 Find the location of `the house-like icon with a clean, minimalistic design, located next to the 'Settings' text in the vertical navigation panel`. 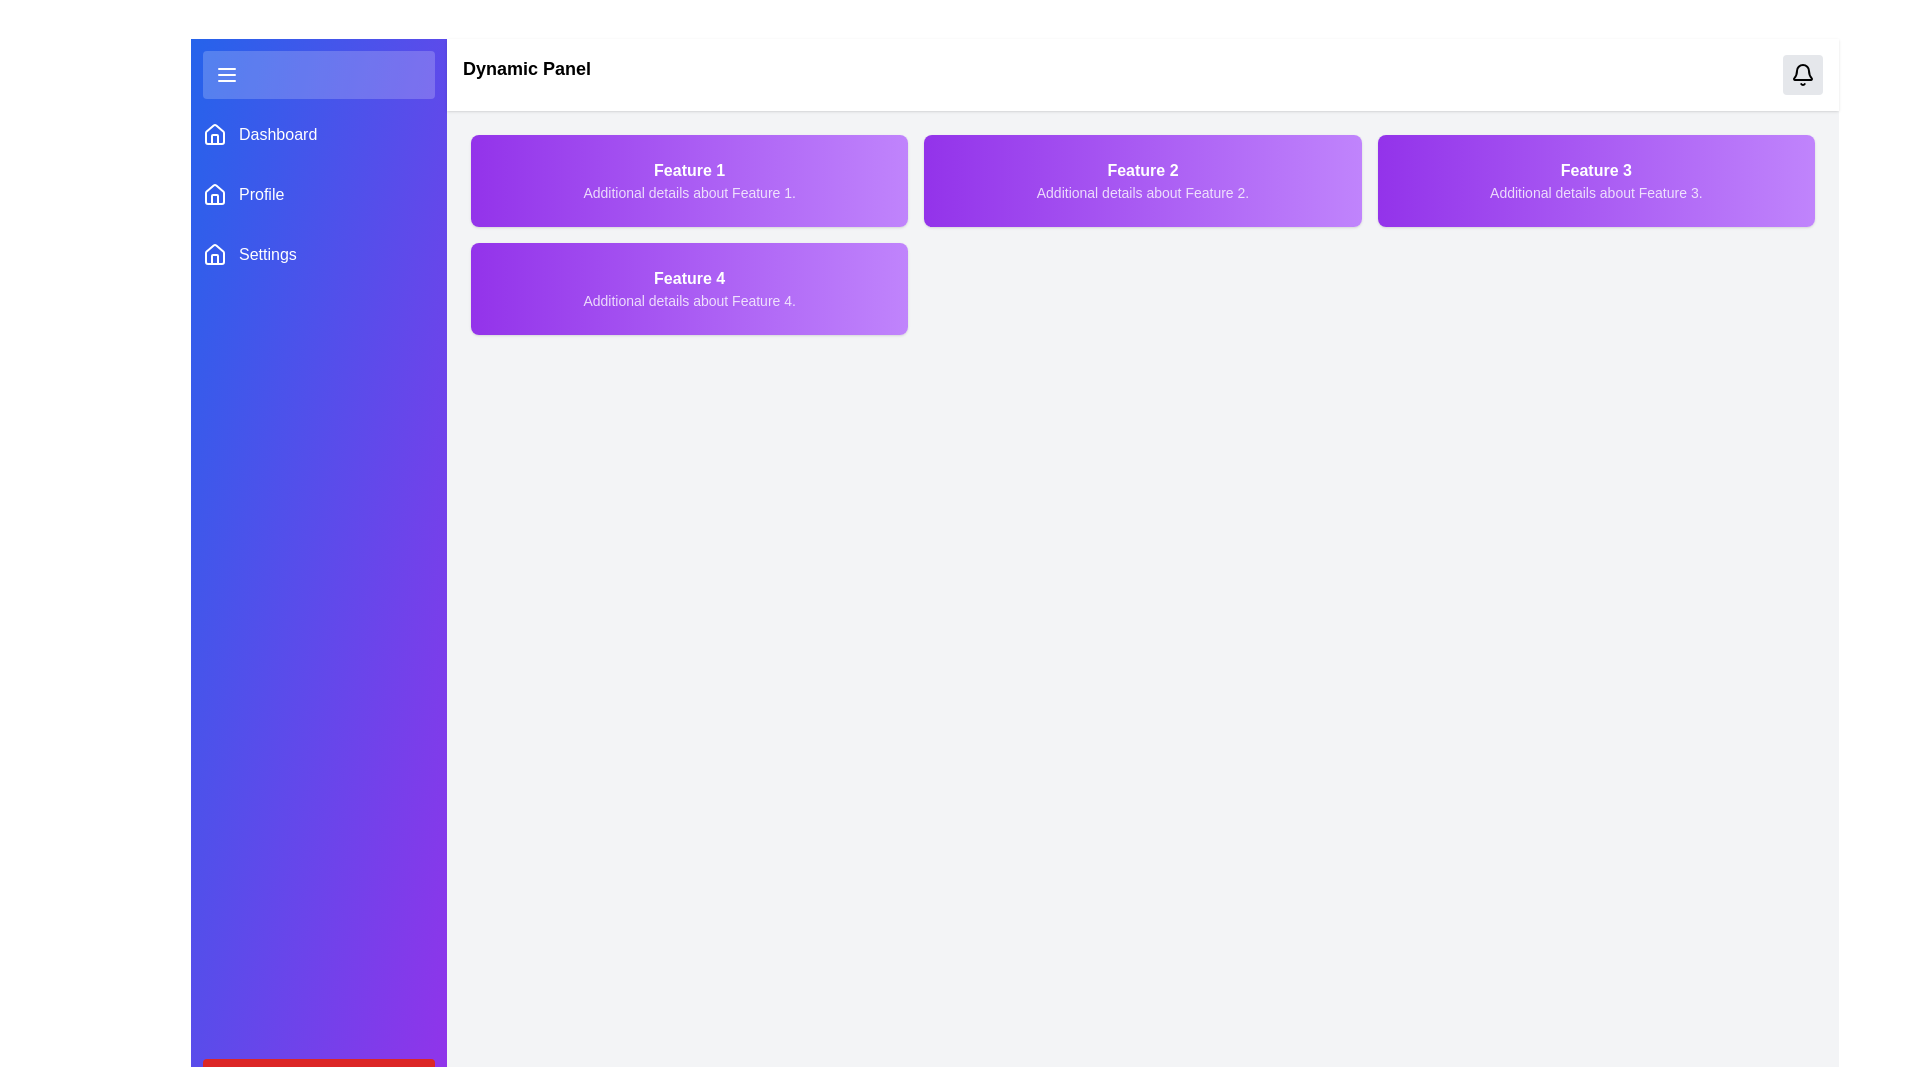

the house-like icon with a clean, minimalistic design, located next to the 'Settings' text in the vertical navigation panel is located at coordinates (215, 253).